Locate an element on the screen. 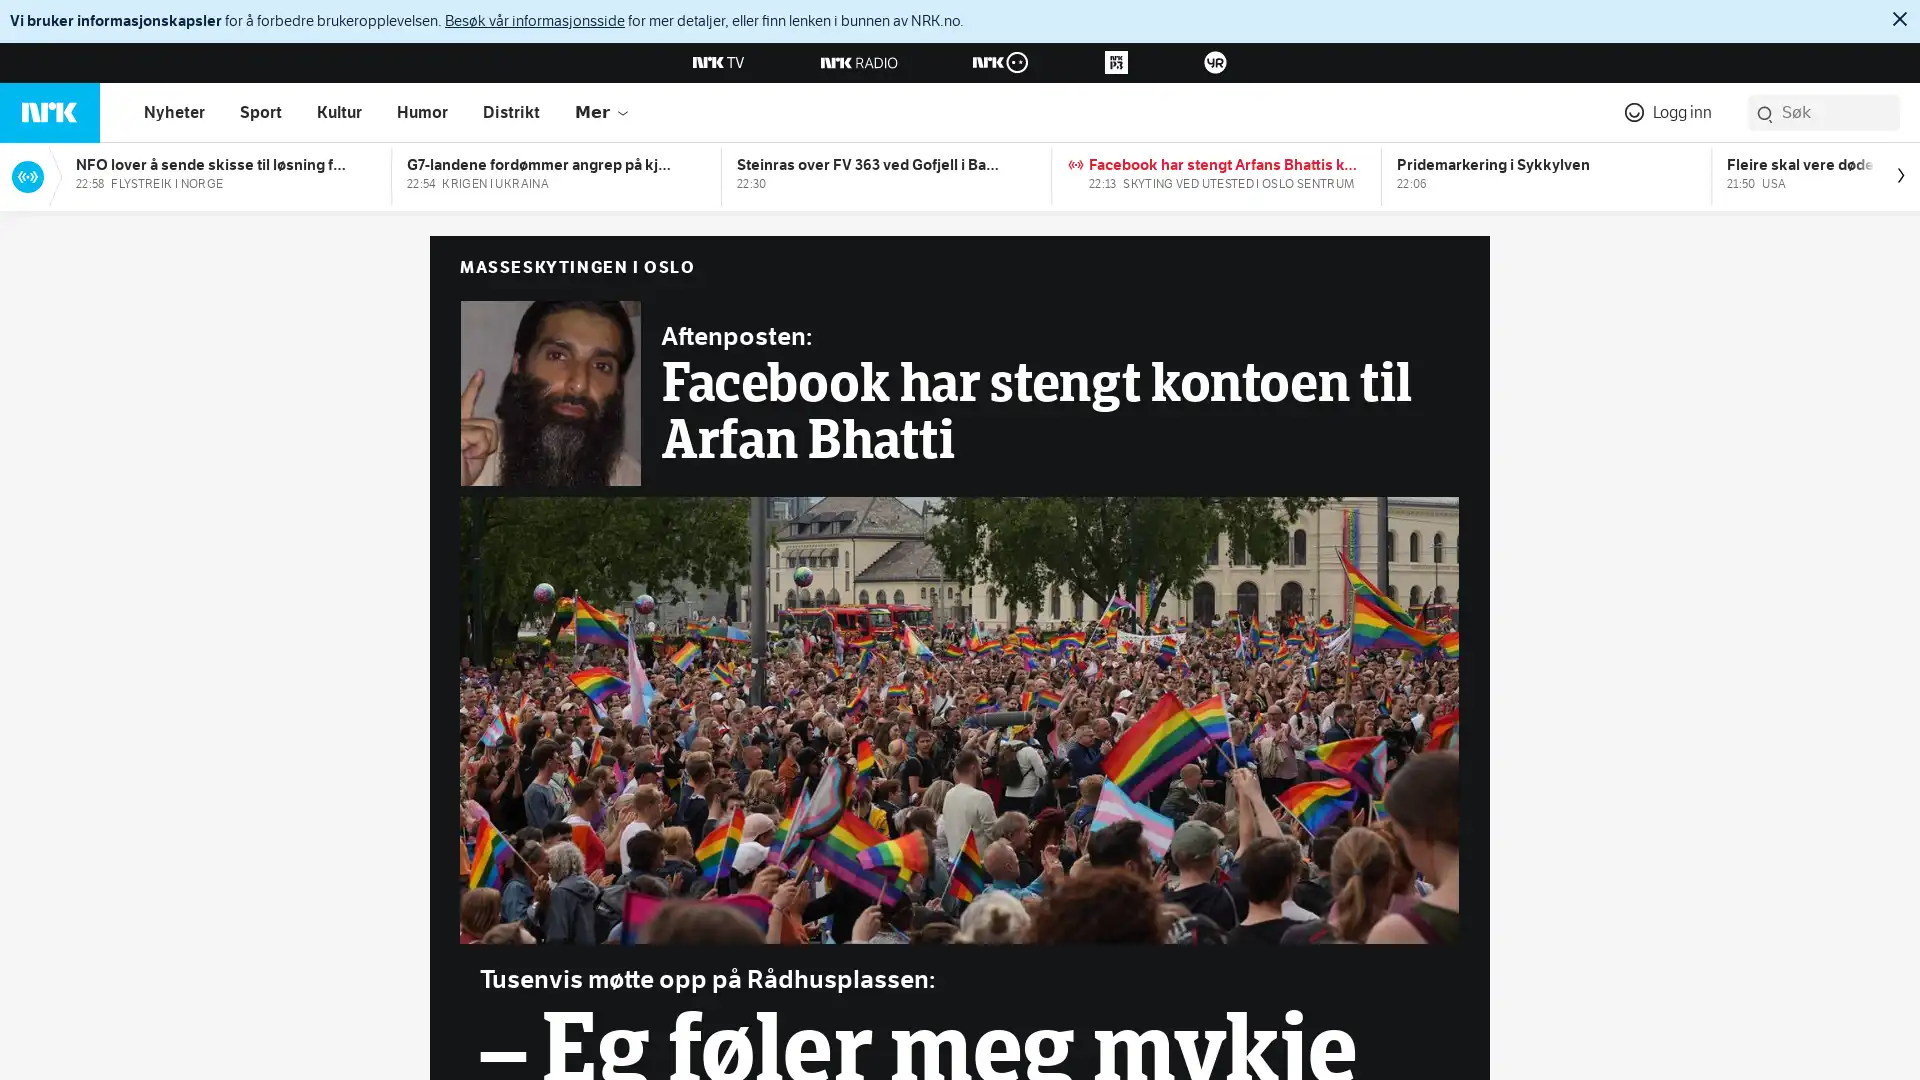 Image resolution: width=1920 pixels, height=1080 pixels. Facebook har stengt Arfans Bhattis konto PUBLISERT SOM EN VIKTIG MELDING KLOKKEN 22:13 I SKYTING VED UTESTED I OSLO SENTRUM is located at coordinates (1216, 172).